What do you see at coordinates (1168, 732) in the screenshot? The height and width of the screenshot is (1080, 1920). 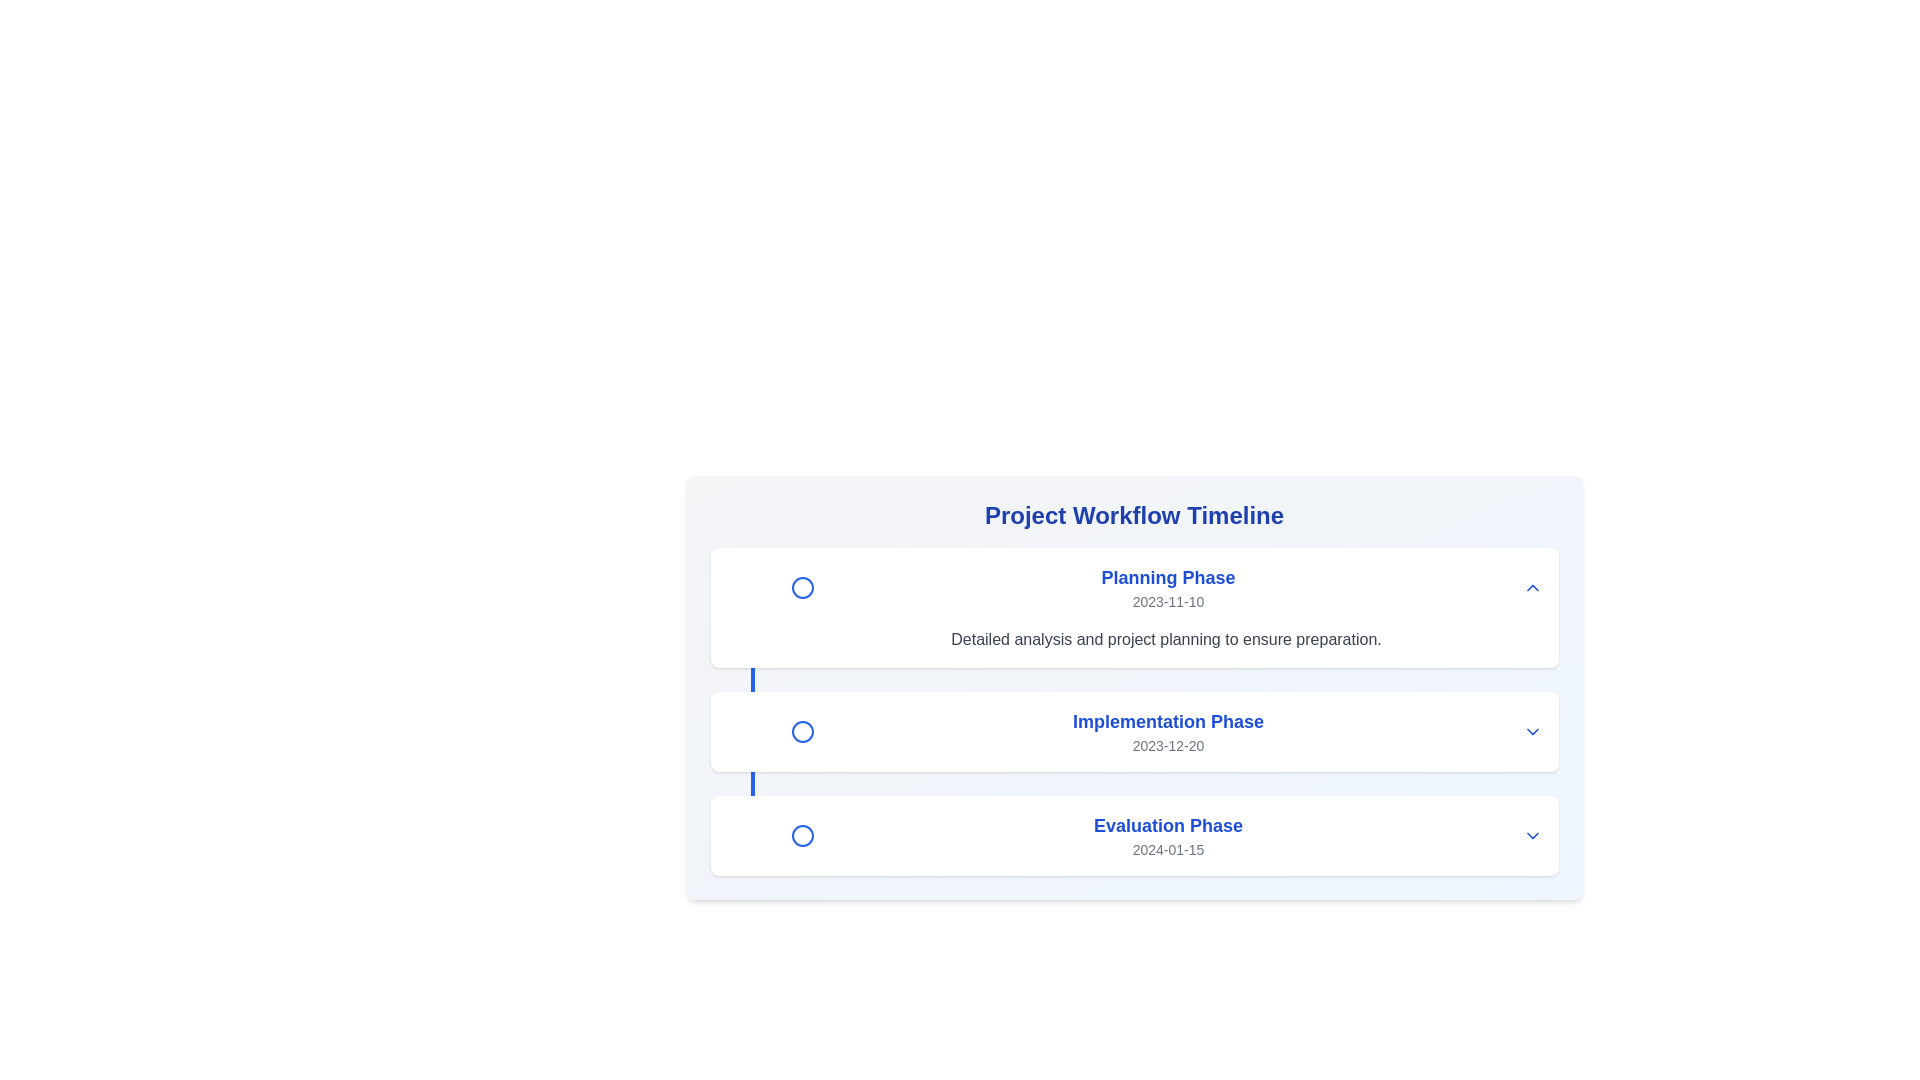 I see `the 'Implementation Phase' informational block, which features bold, blue text and a smaller gray date below it, positioned in a centered timeline` at bounding box center [1168, 732].